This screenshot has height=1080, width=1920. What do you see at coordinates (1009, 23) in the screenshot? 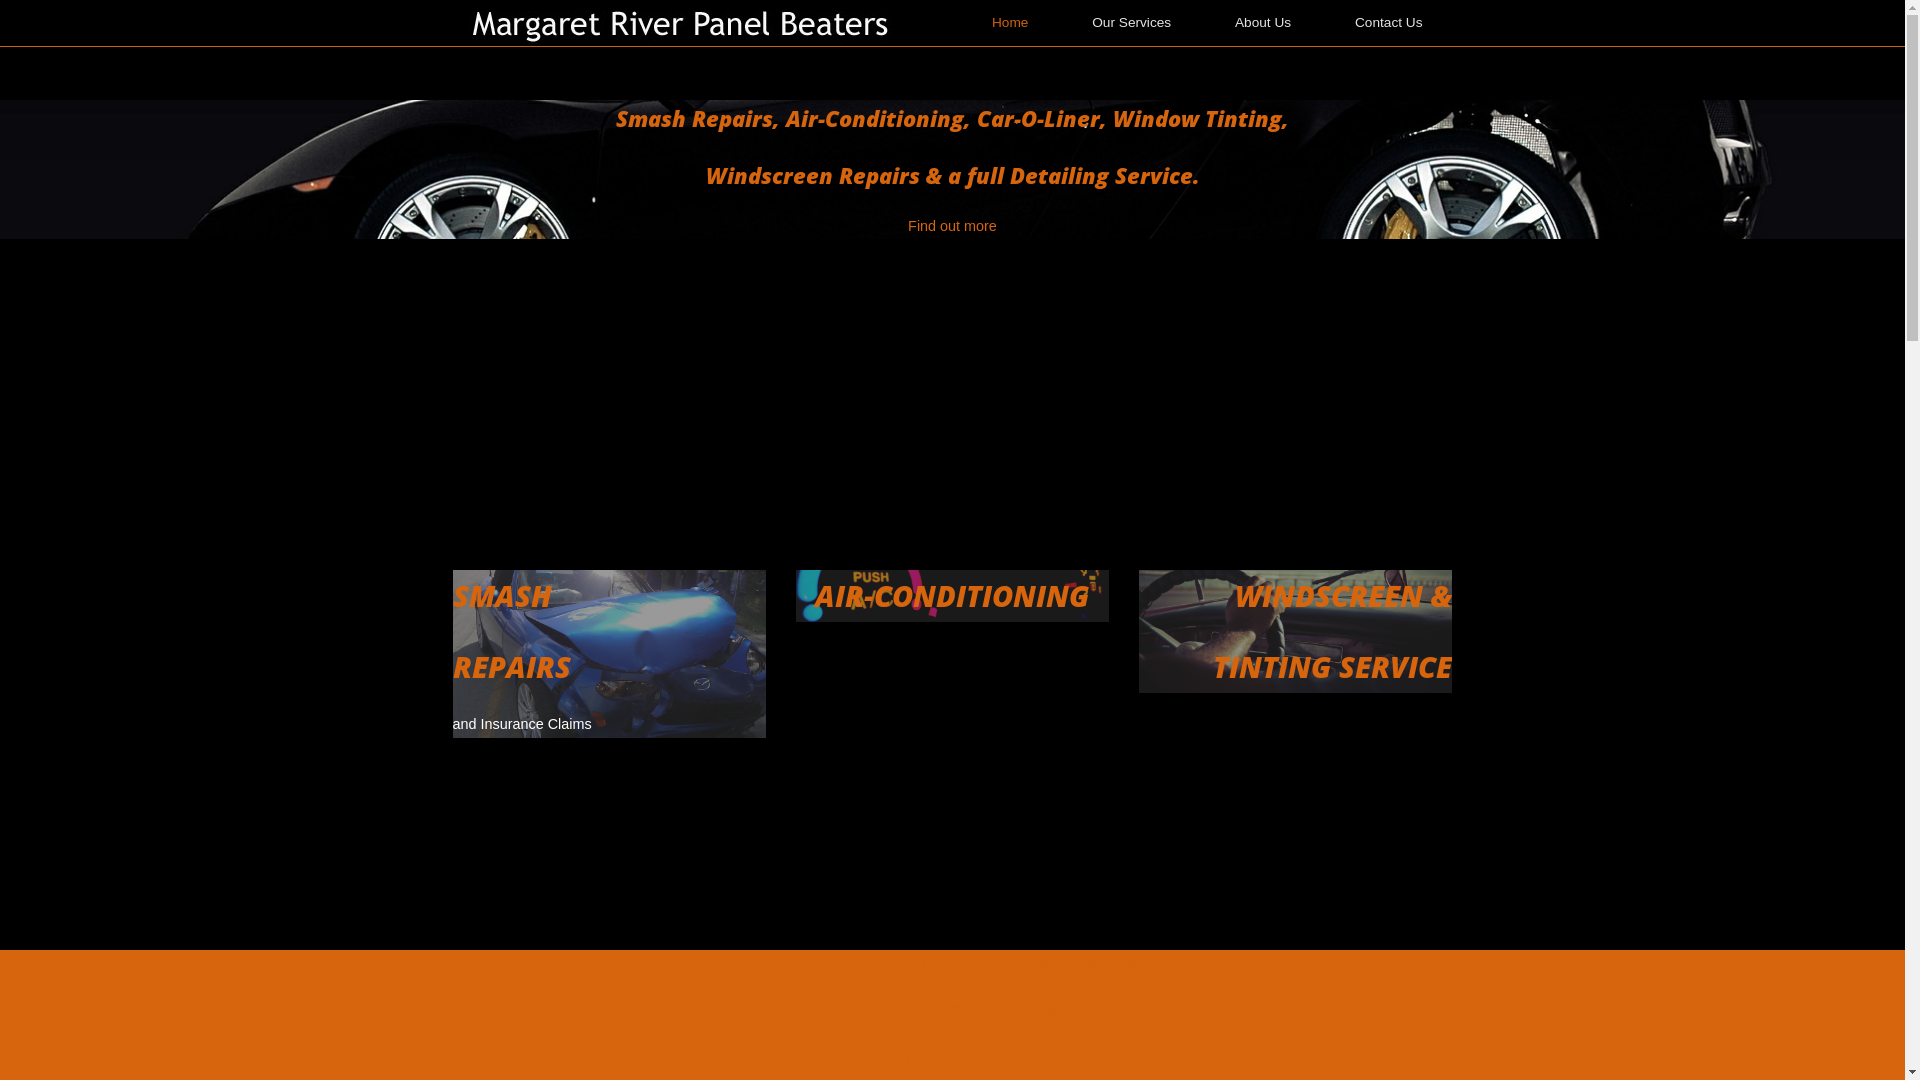
I see `'Home'` at bounding box center [1009, 23].